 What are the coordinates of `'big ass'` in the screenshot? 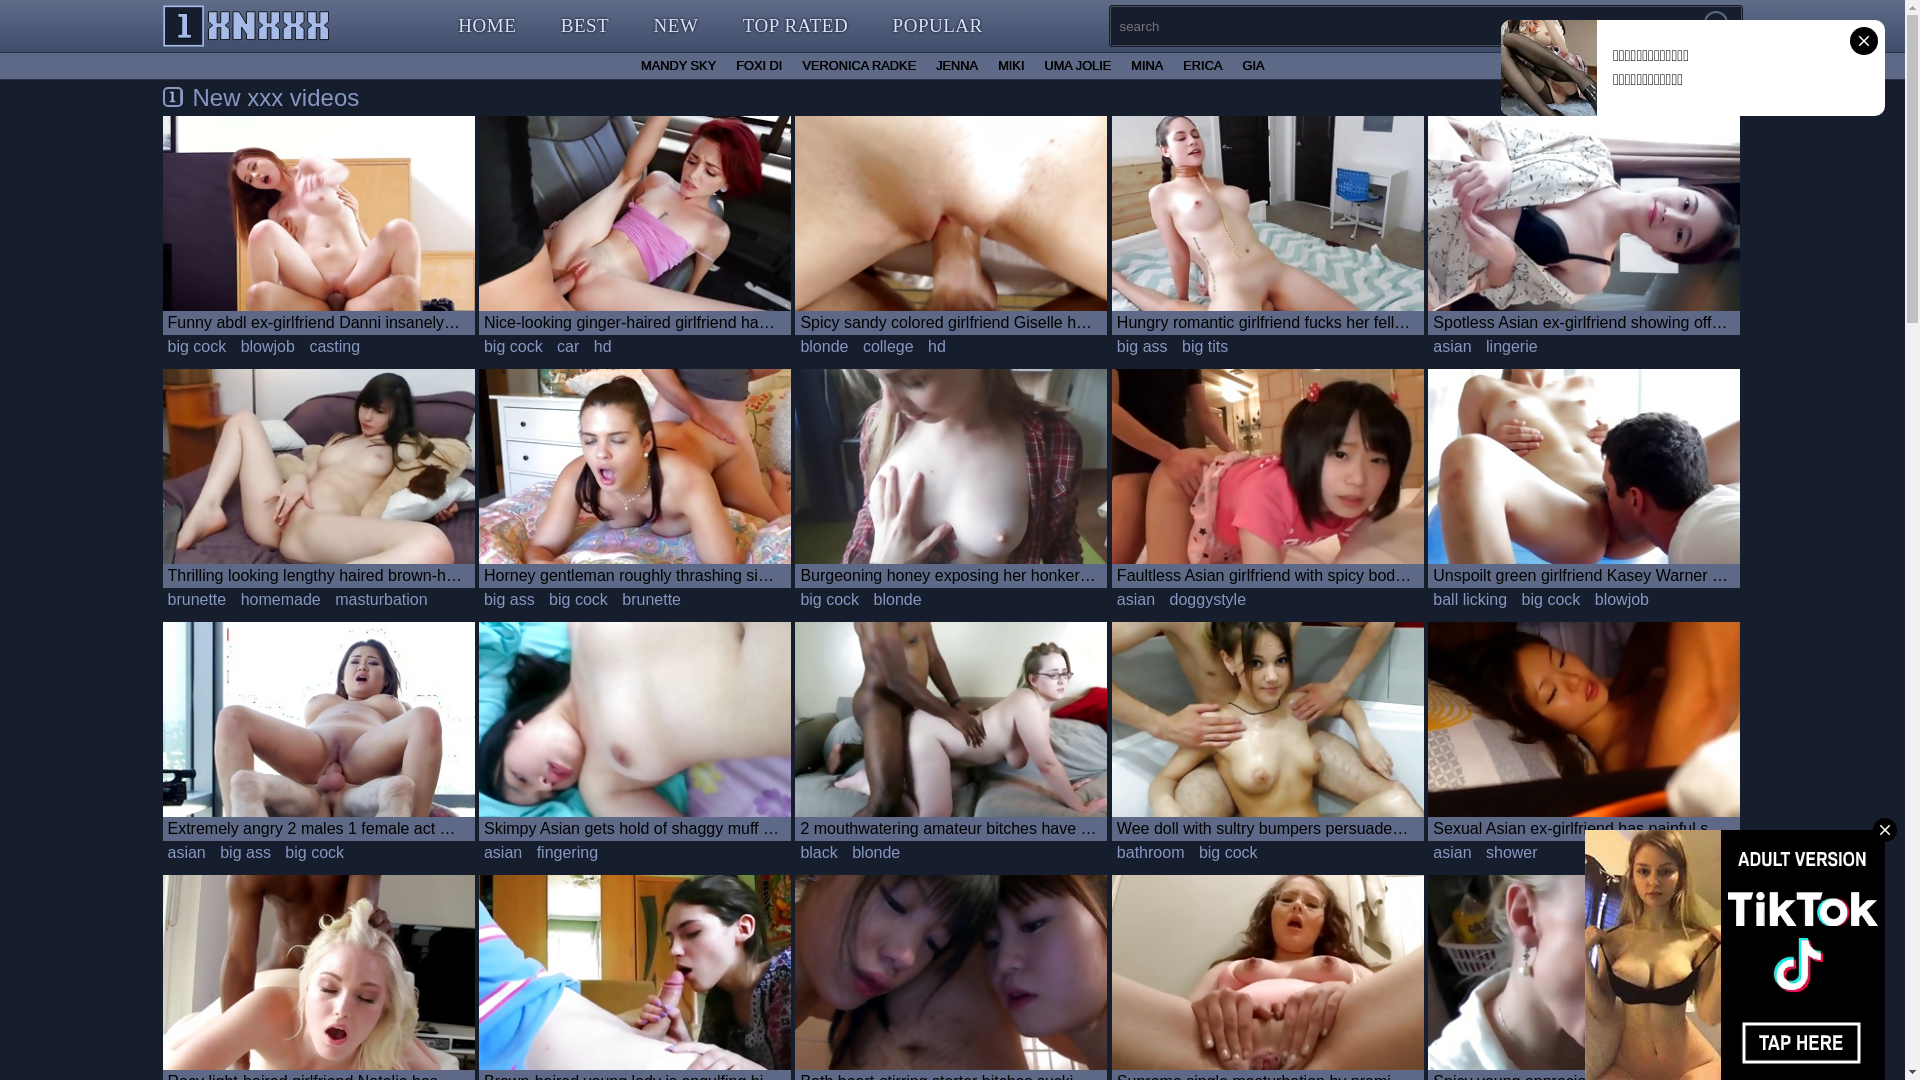 It's located at (244, 852).